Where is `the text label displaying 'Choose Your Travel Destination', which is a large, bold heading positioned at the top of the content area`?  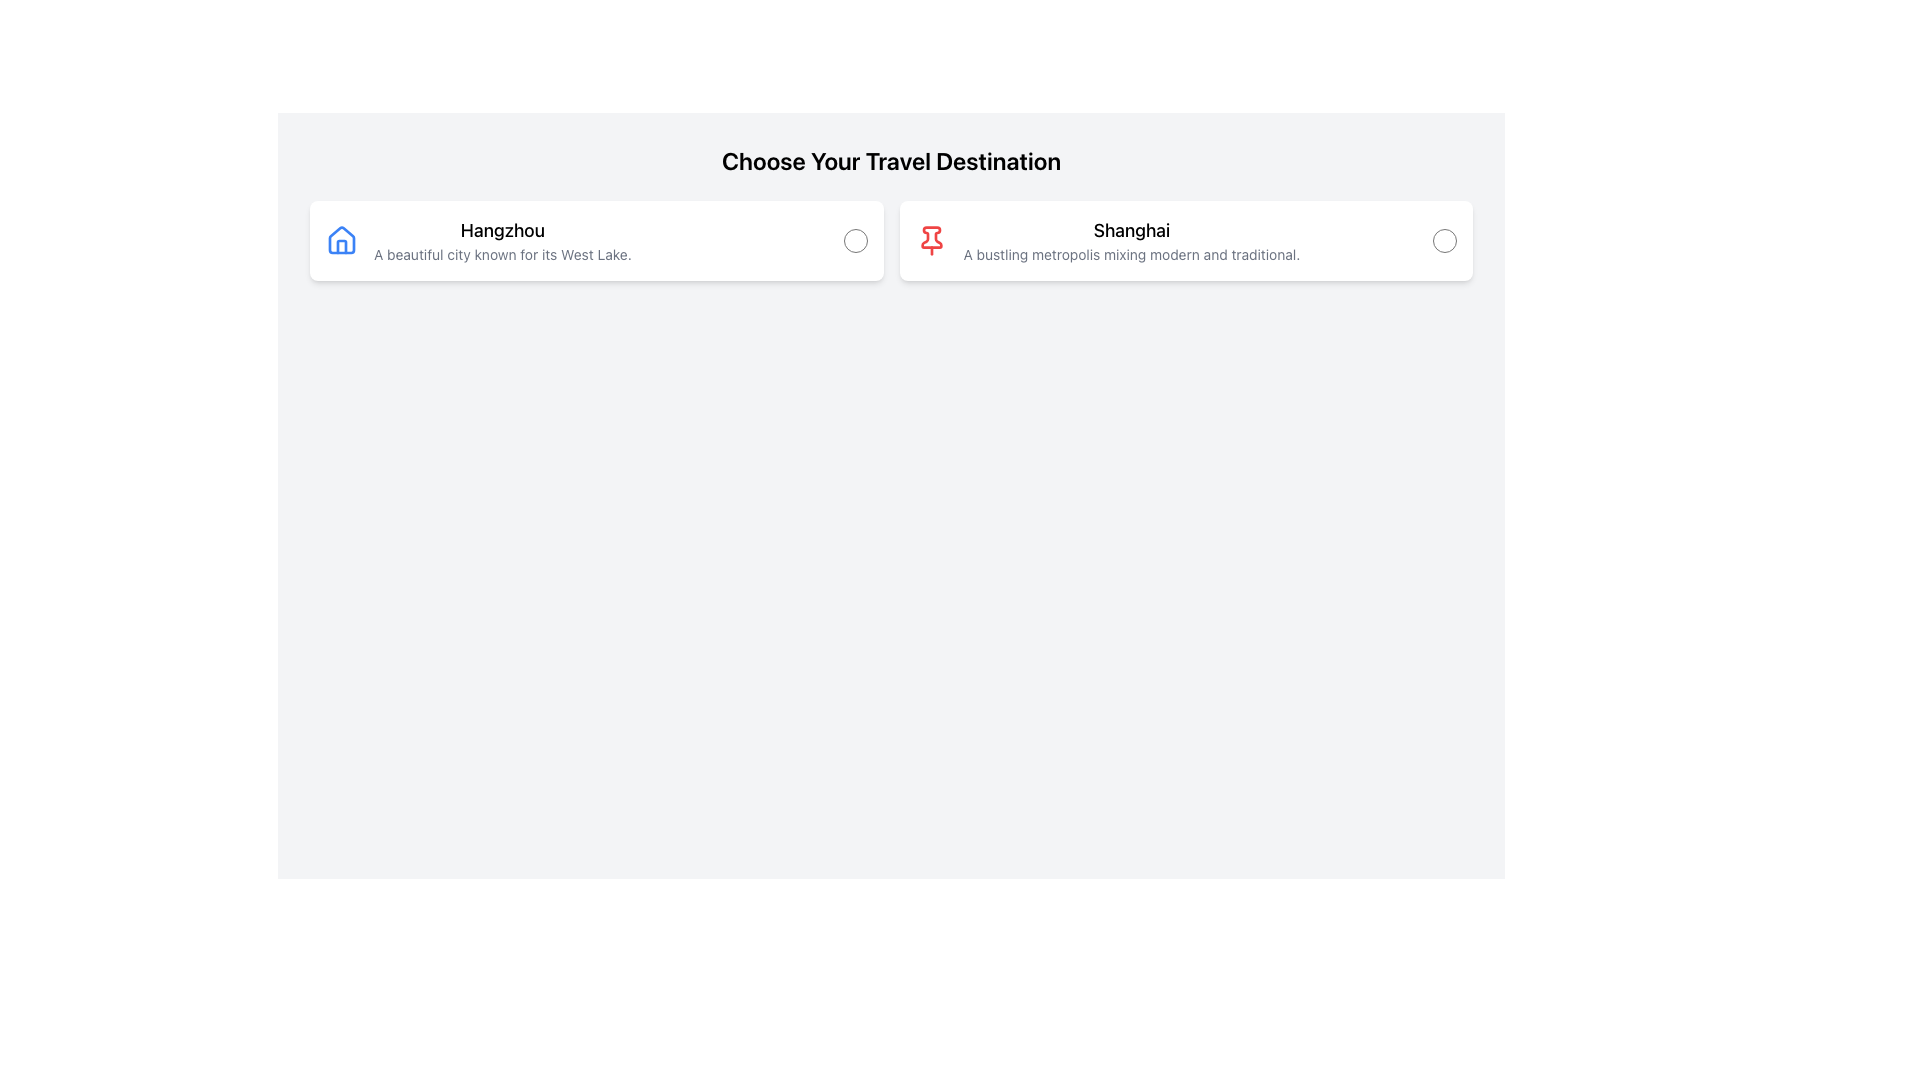
the text label displaying 'Choose Your Travel Destination', which is a large, bold heading positioned at the top of the content area is located at coordinates (890, 160).